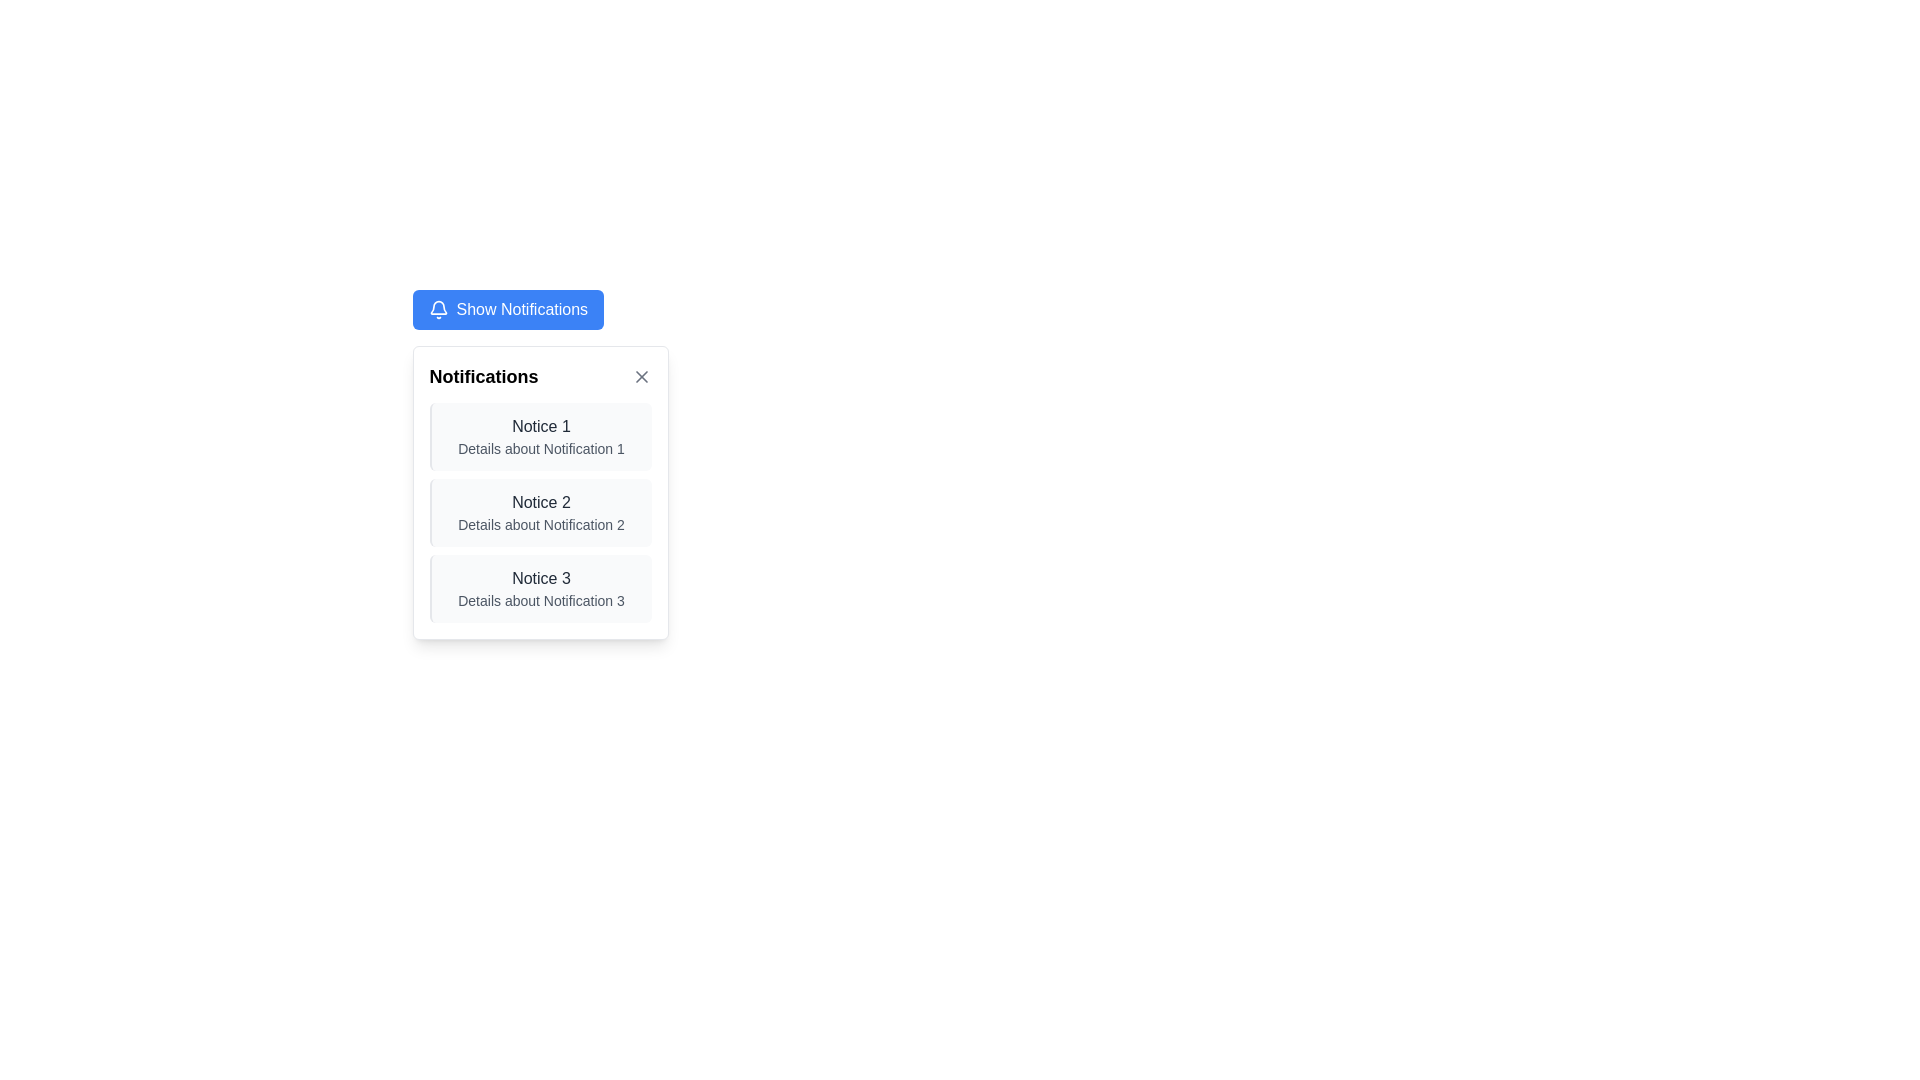 The width and height of the screenshot is (1920, 1080). What do you see at coordinates (541, 600) in the screenshot?
I see `the descriptive text of 'Notification 3' located below the title 'Notice 3' in the third notification card` at bounding box center [541, 600].